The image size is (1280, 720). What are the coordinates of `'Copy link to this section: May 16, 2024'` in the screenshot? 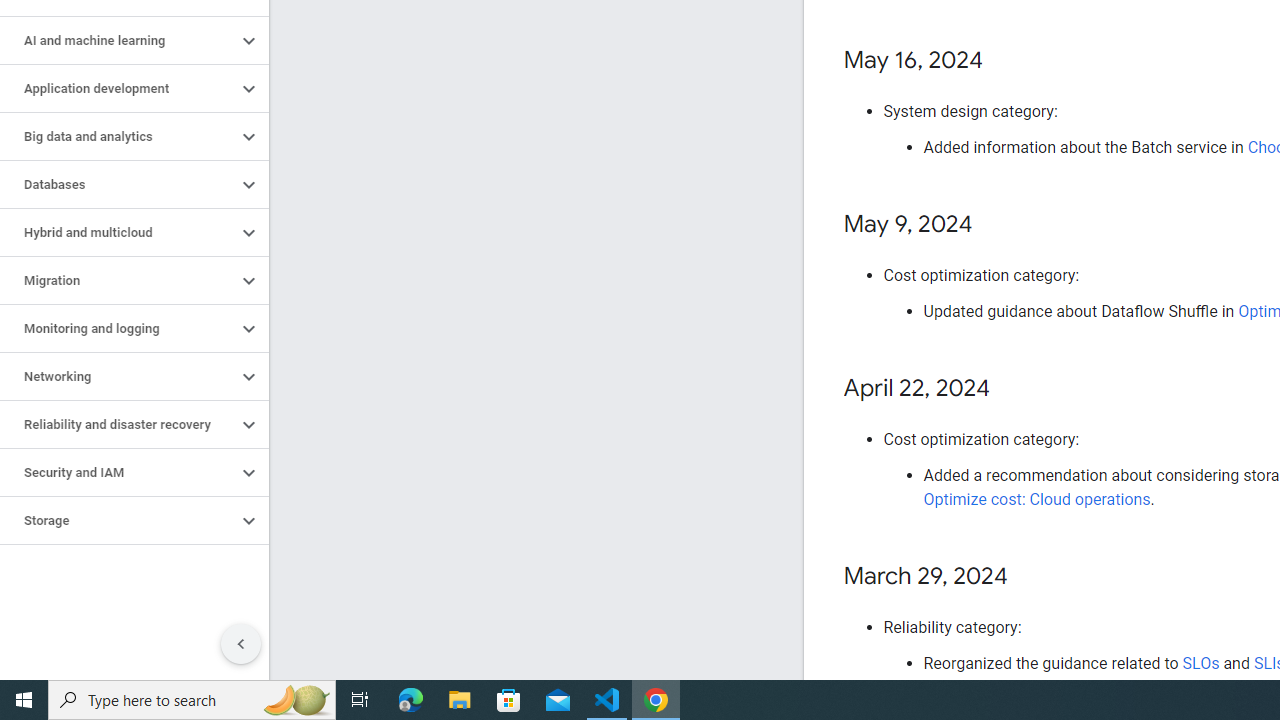 It's located at (1003, 60).